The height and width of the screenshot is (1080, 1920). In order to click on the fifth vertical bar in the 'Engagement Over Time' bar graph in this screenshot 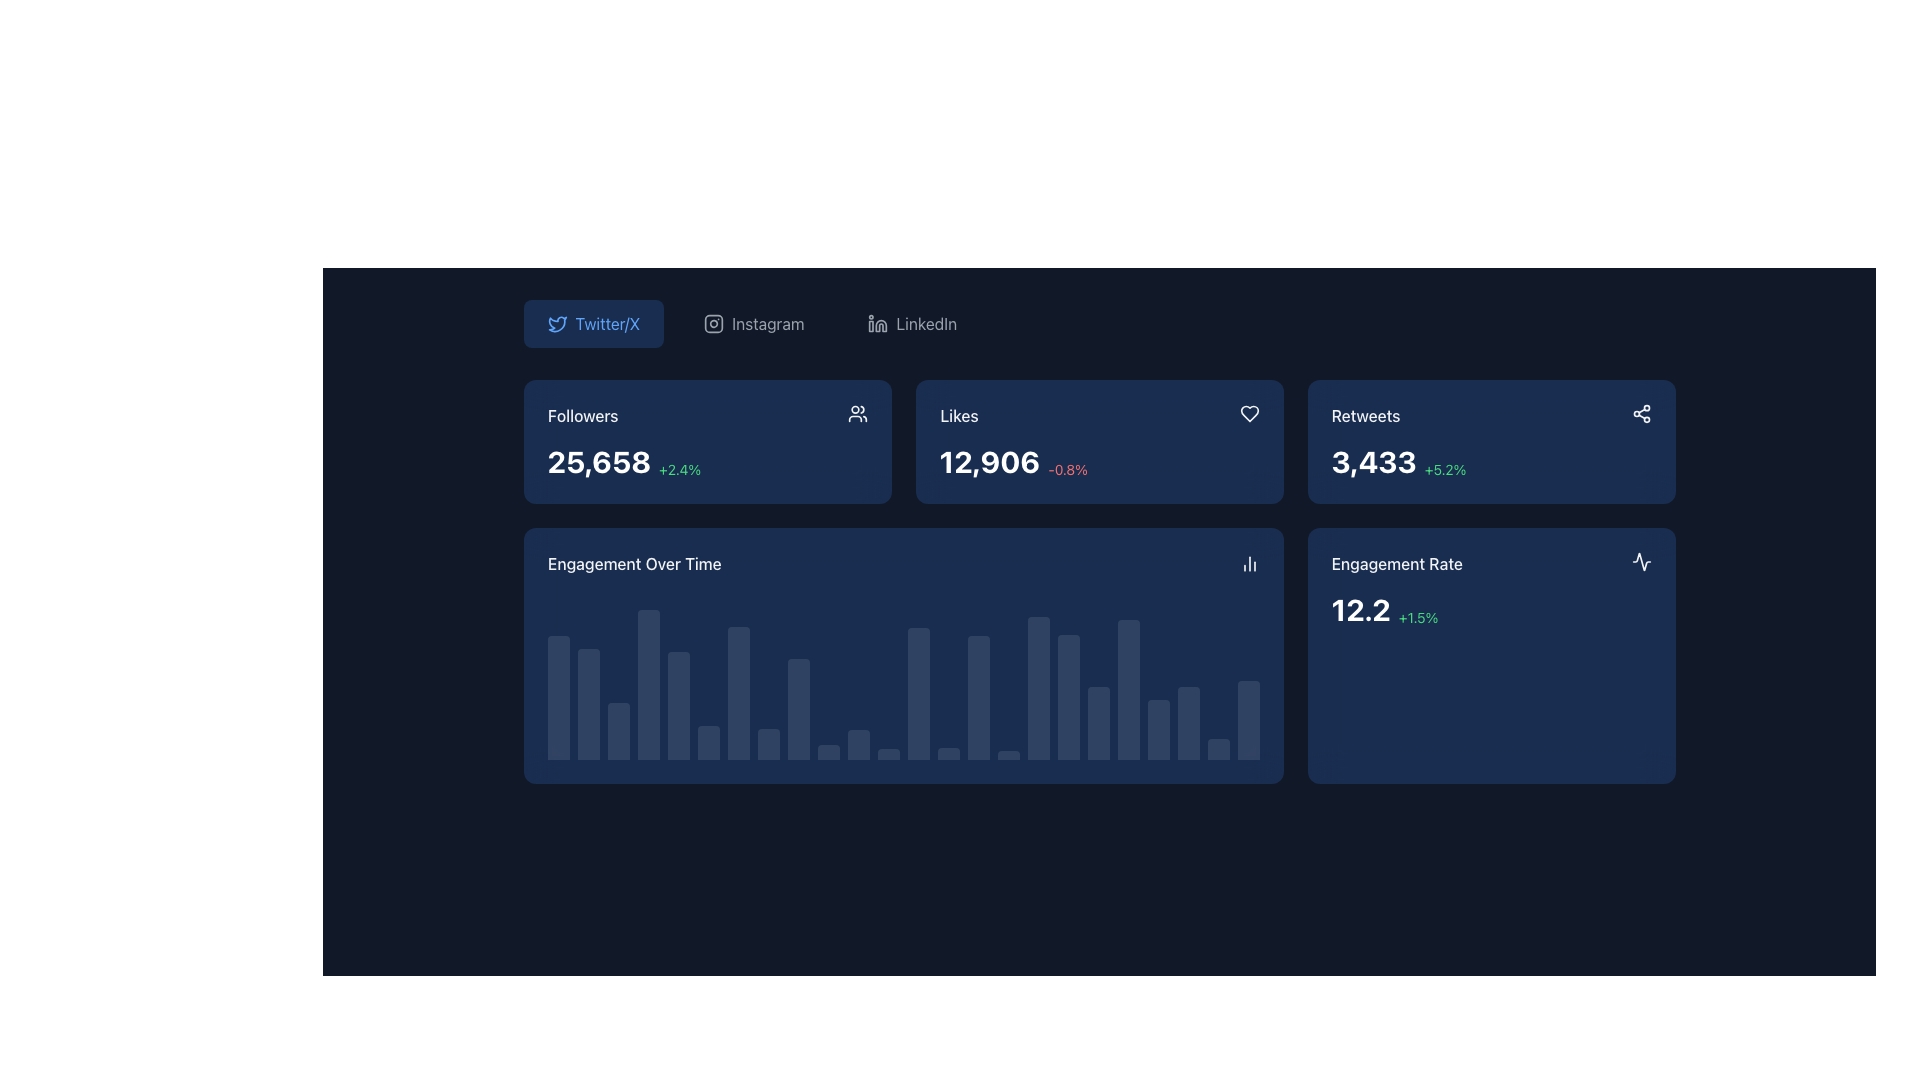, I will do `click(678, 704)`.